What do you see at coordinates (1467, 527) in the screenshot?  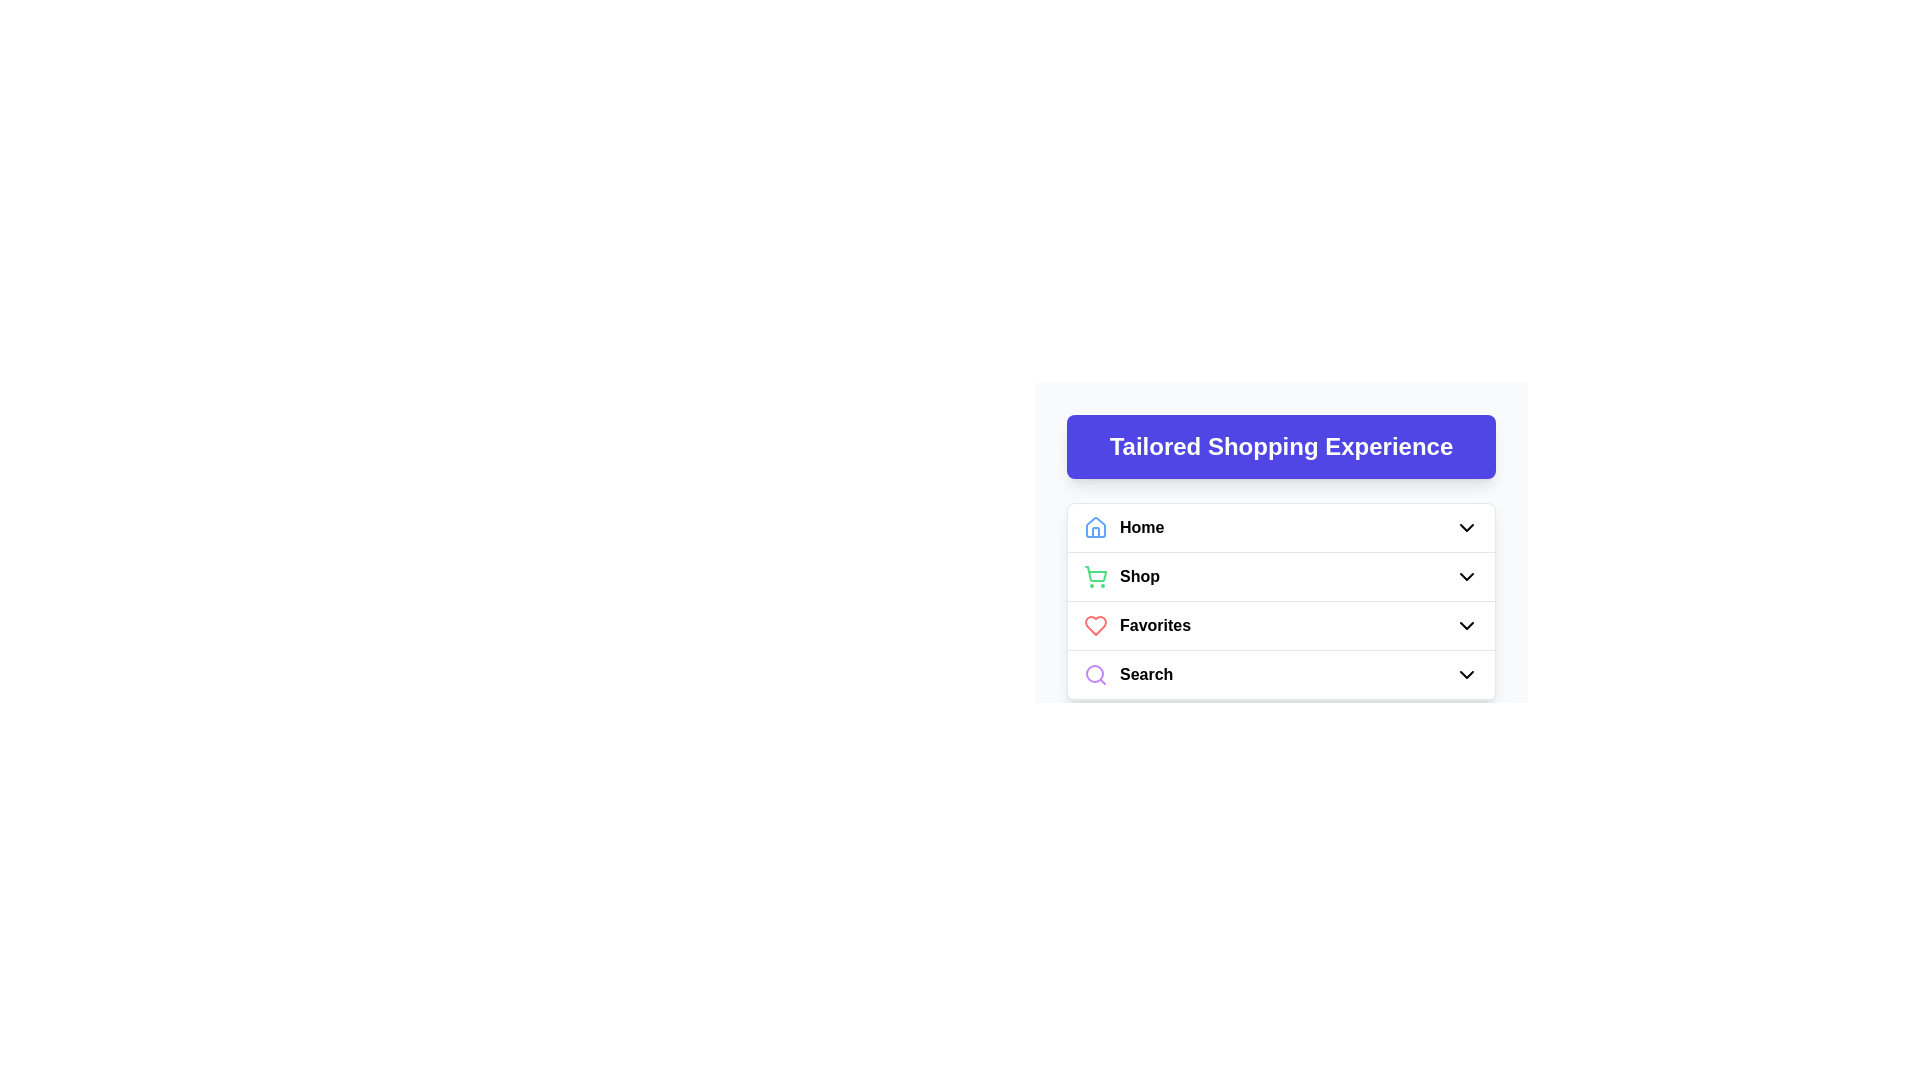 I see `the chevron-down style icon located at the far right of the 'Home' row in the list` at bounding box center [1467, 527].